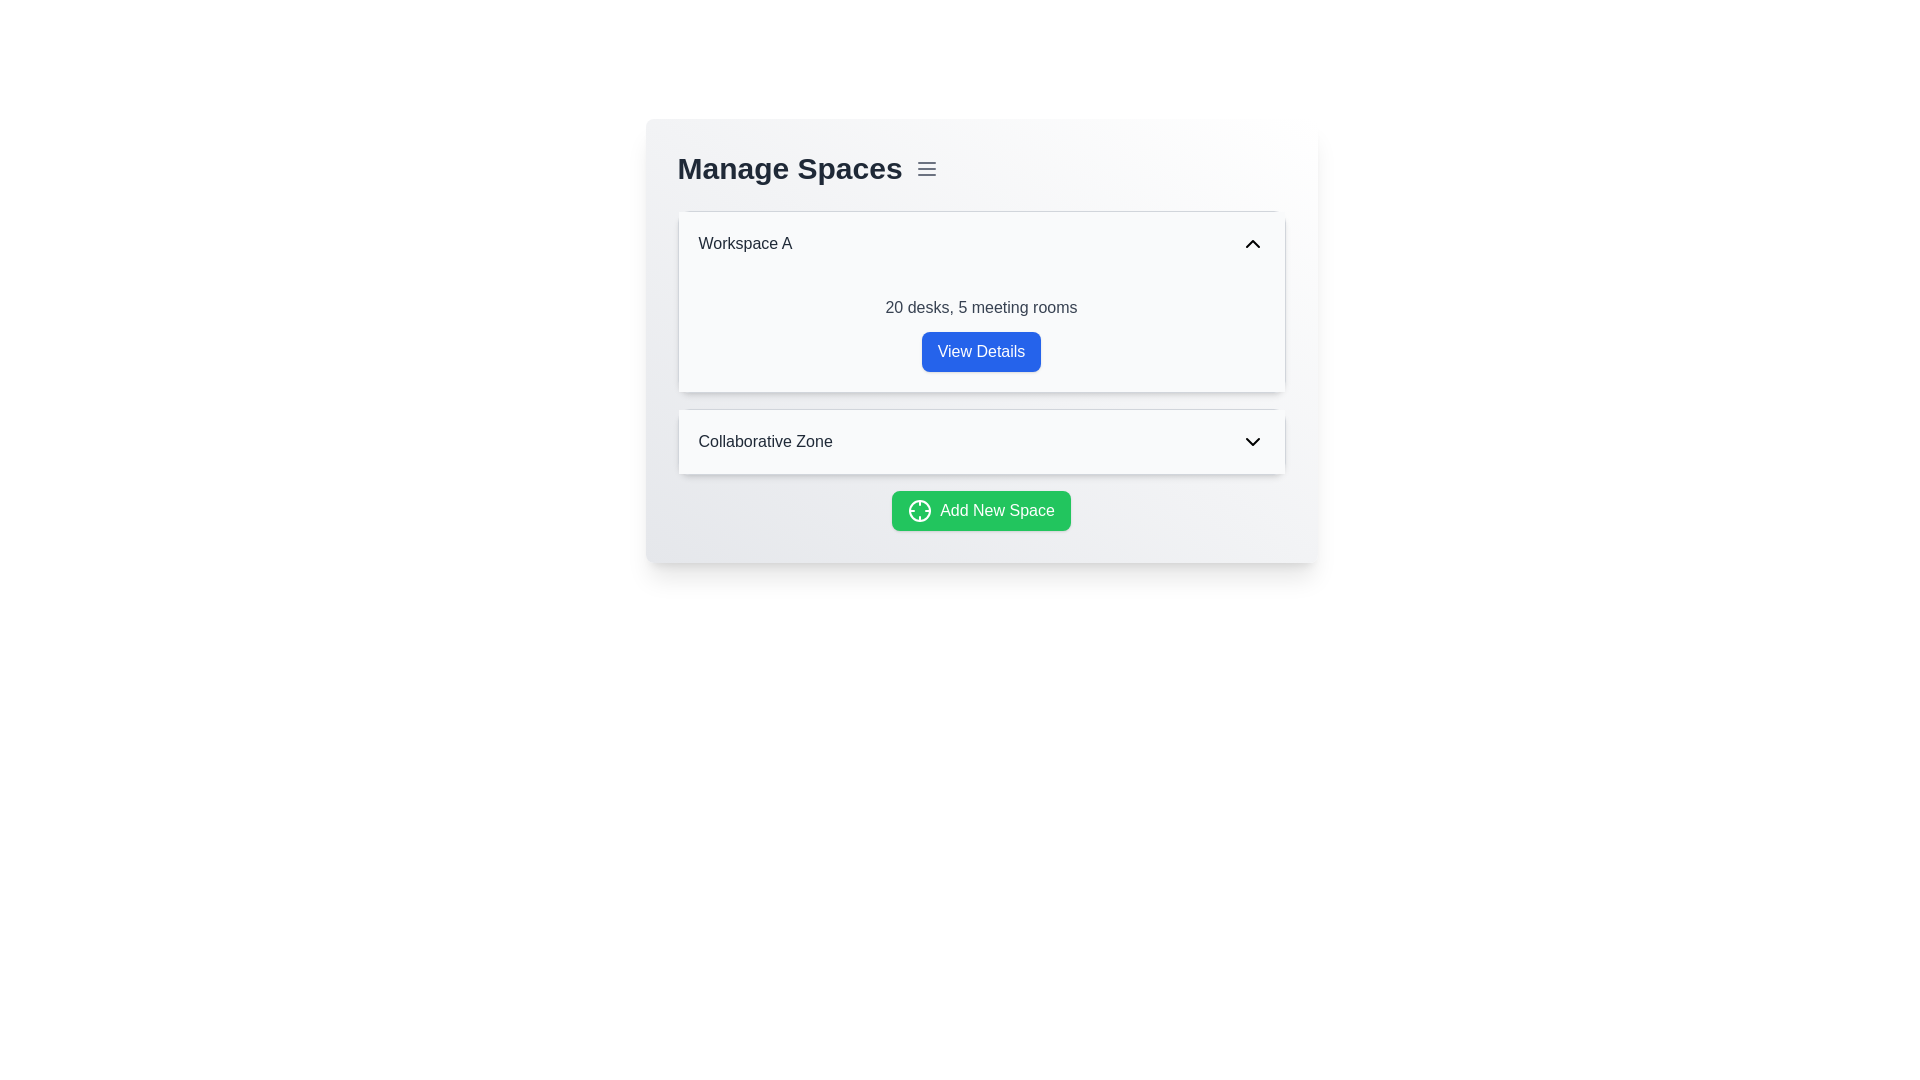 The image size is (1920, 1080). I want to click on the upward-pointing chevron icon with a thin black stroke located in the top-right corner of the header labeled 'Workspace A' to observe any interactive feedback, so click(1251, 242).